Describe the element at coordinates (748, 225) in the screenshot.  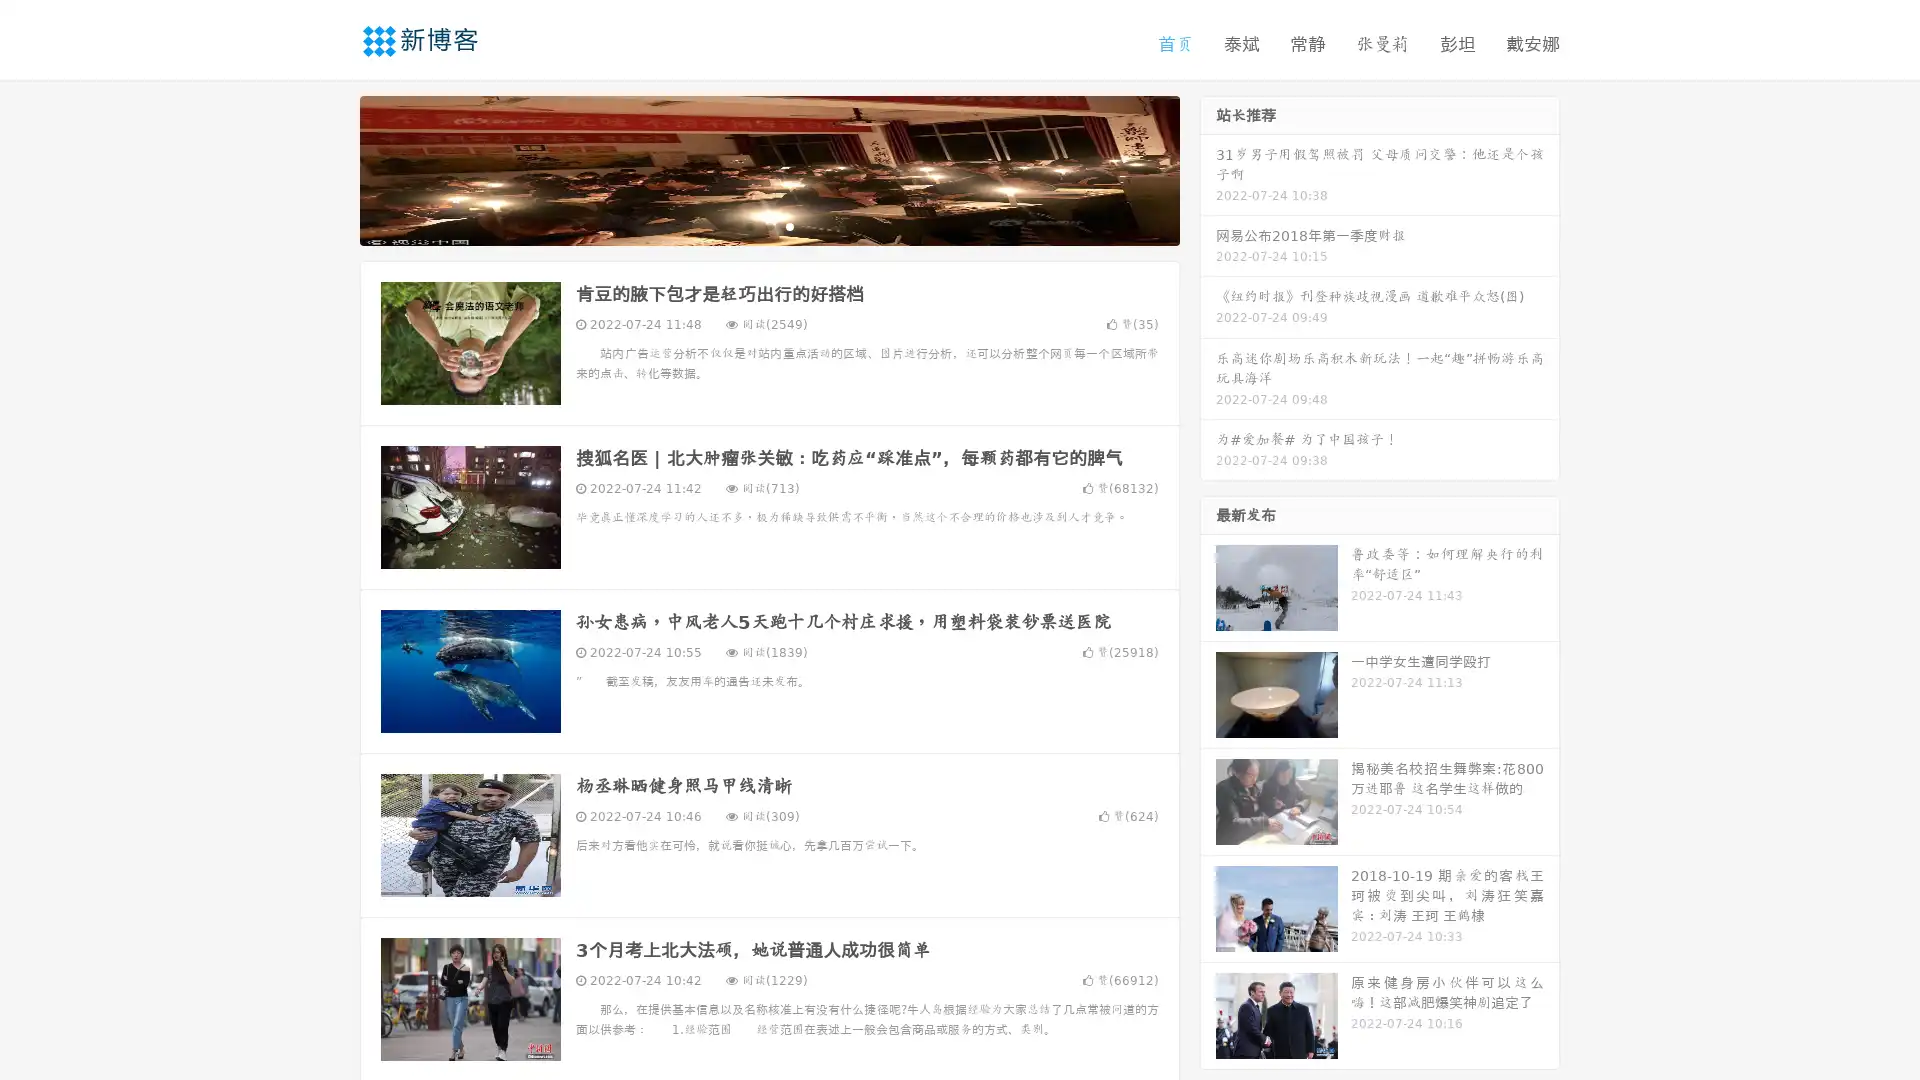
I see `Go to slide 1` at that location.